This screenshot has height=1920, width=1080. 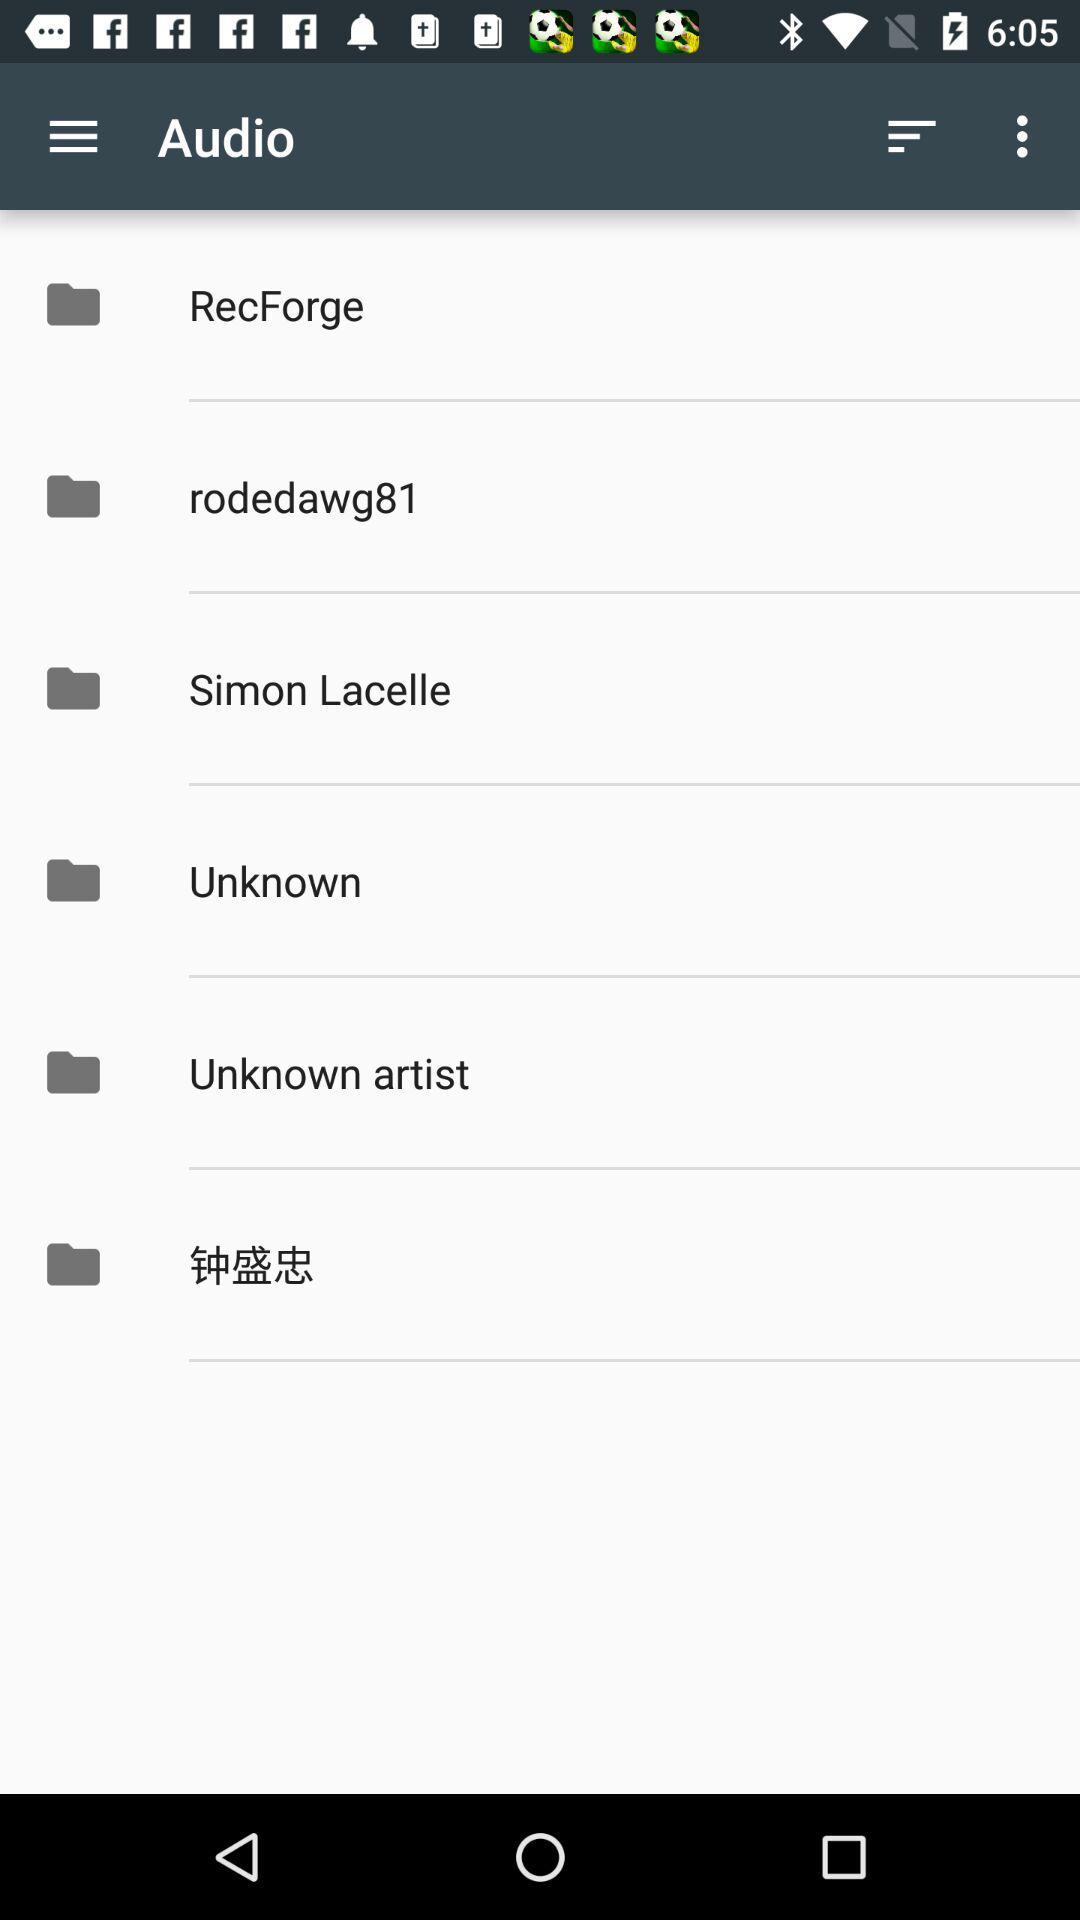 I want to click on icon below recforge icon, so click(x=612, y=496).